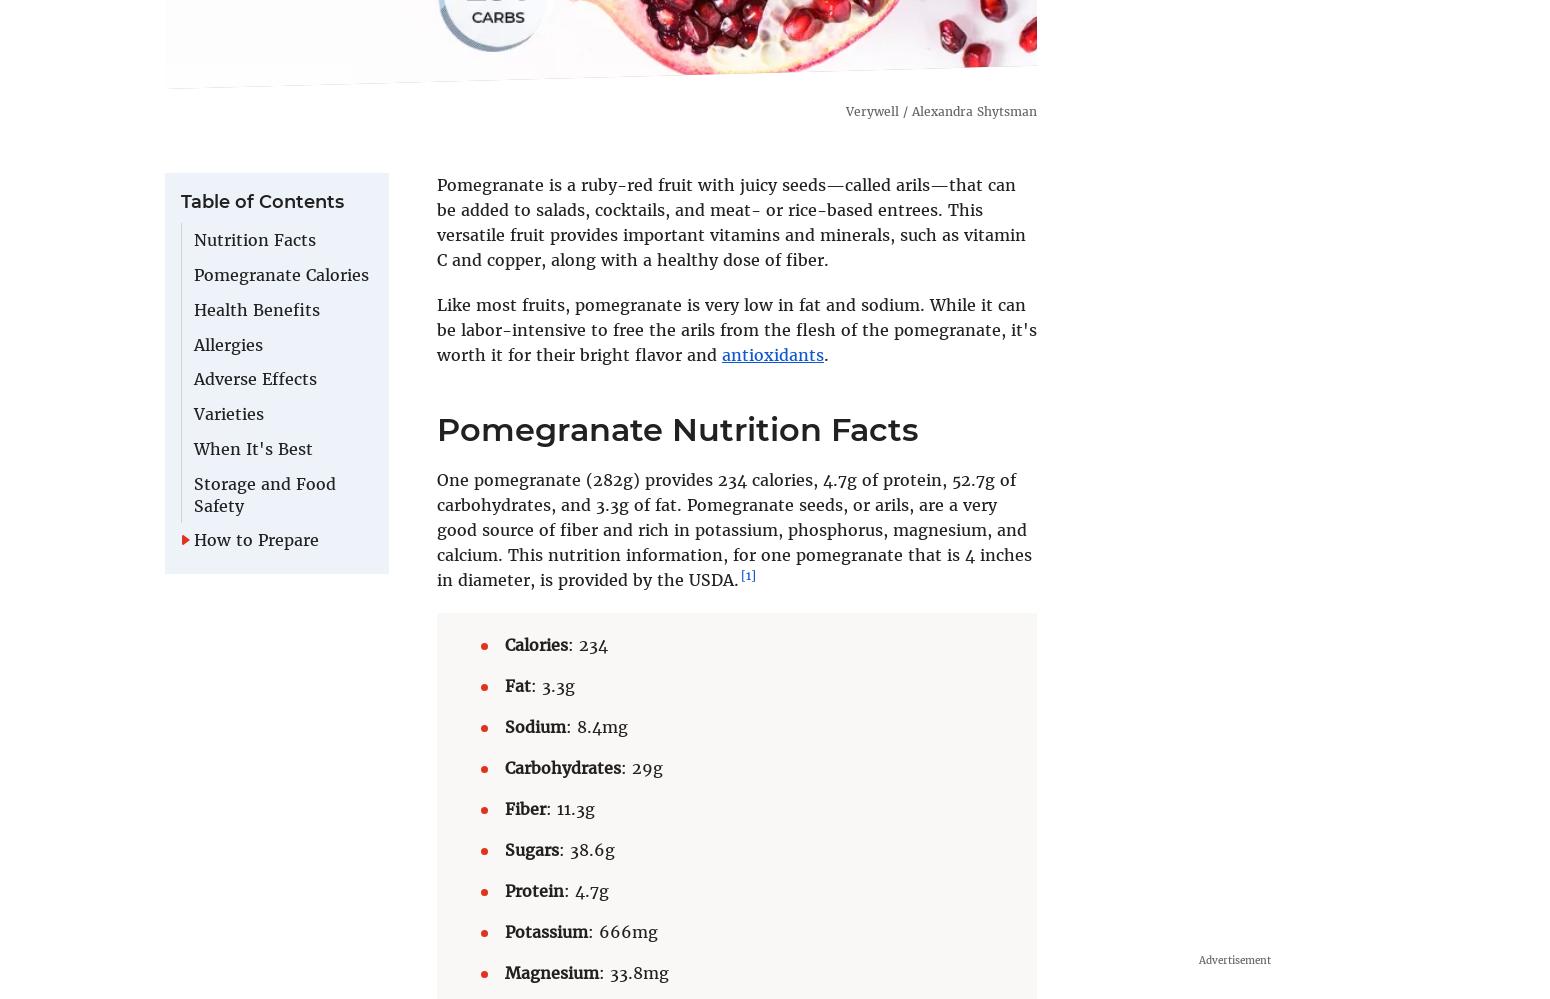 The width and height of the screenshot is (1550, 999). Describe the element at coordinates (255, 379) in the screenshot. I see `'Adverse Effects'` at that location.